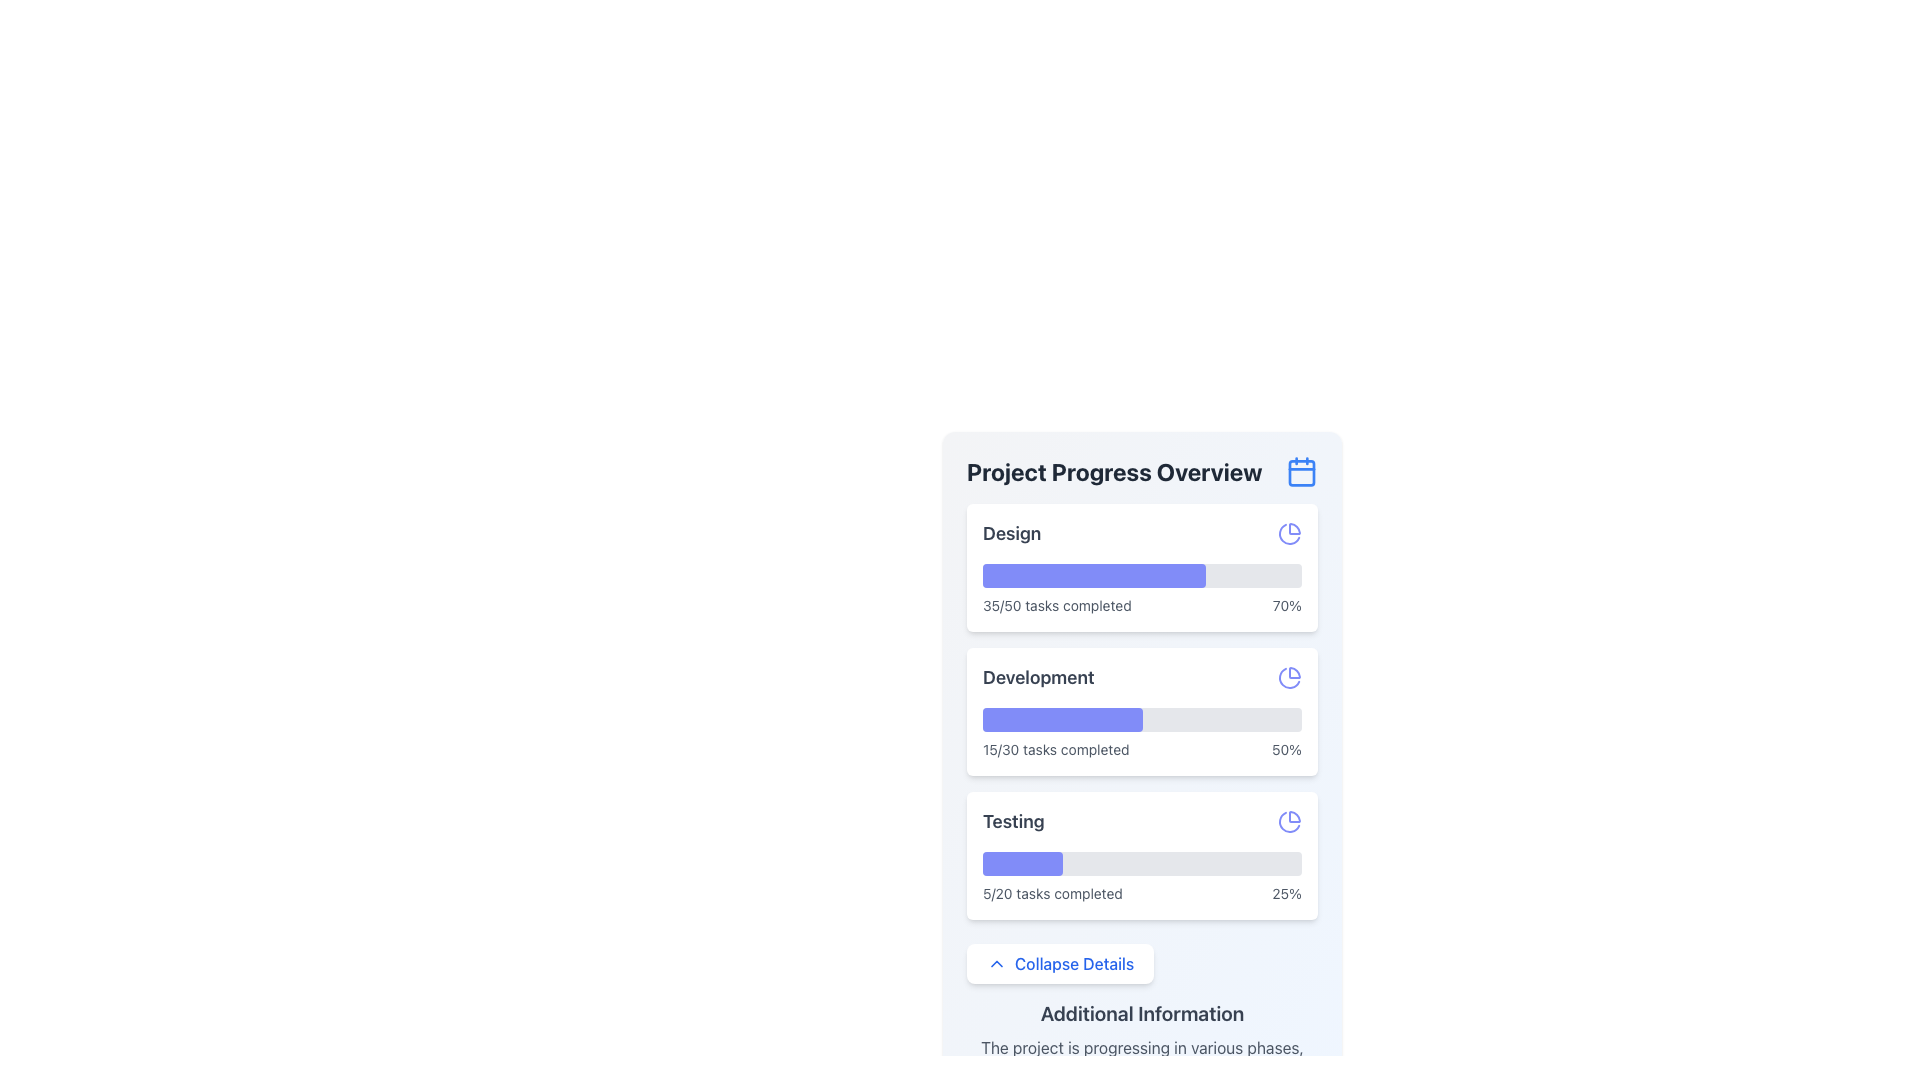 The image size is (1920, 1080). What do you see at coordinates (997, 963) in the screenshot?
I see `the upward-pointing chevron-shaped icon, rendered in thin blue lines, located to the left of the 'Collapse Details' text` at bounding box center [997, 963].